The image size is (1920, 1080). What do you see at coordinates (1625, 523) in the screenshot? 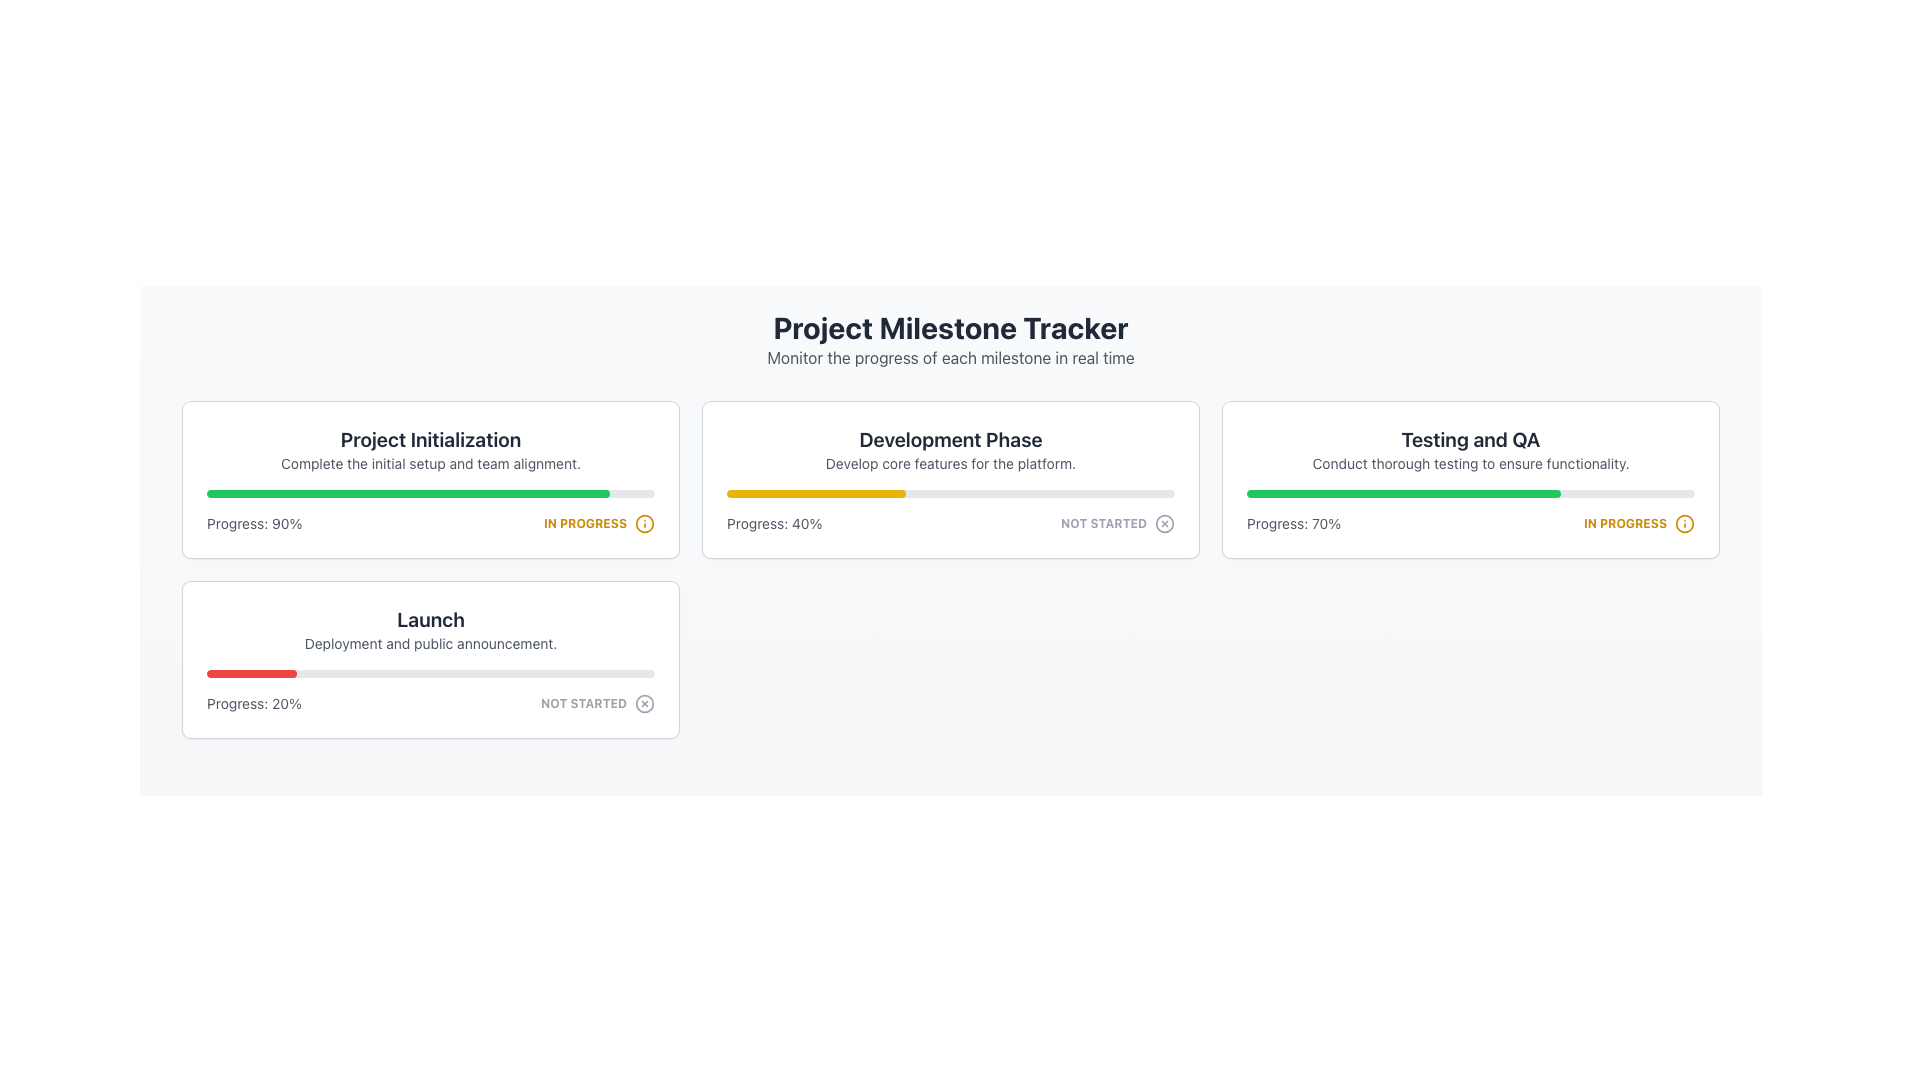
I see `the progress status label in the top-right corner of the 'Testing and QA' milestone card` at bounding box center [1625, 523].